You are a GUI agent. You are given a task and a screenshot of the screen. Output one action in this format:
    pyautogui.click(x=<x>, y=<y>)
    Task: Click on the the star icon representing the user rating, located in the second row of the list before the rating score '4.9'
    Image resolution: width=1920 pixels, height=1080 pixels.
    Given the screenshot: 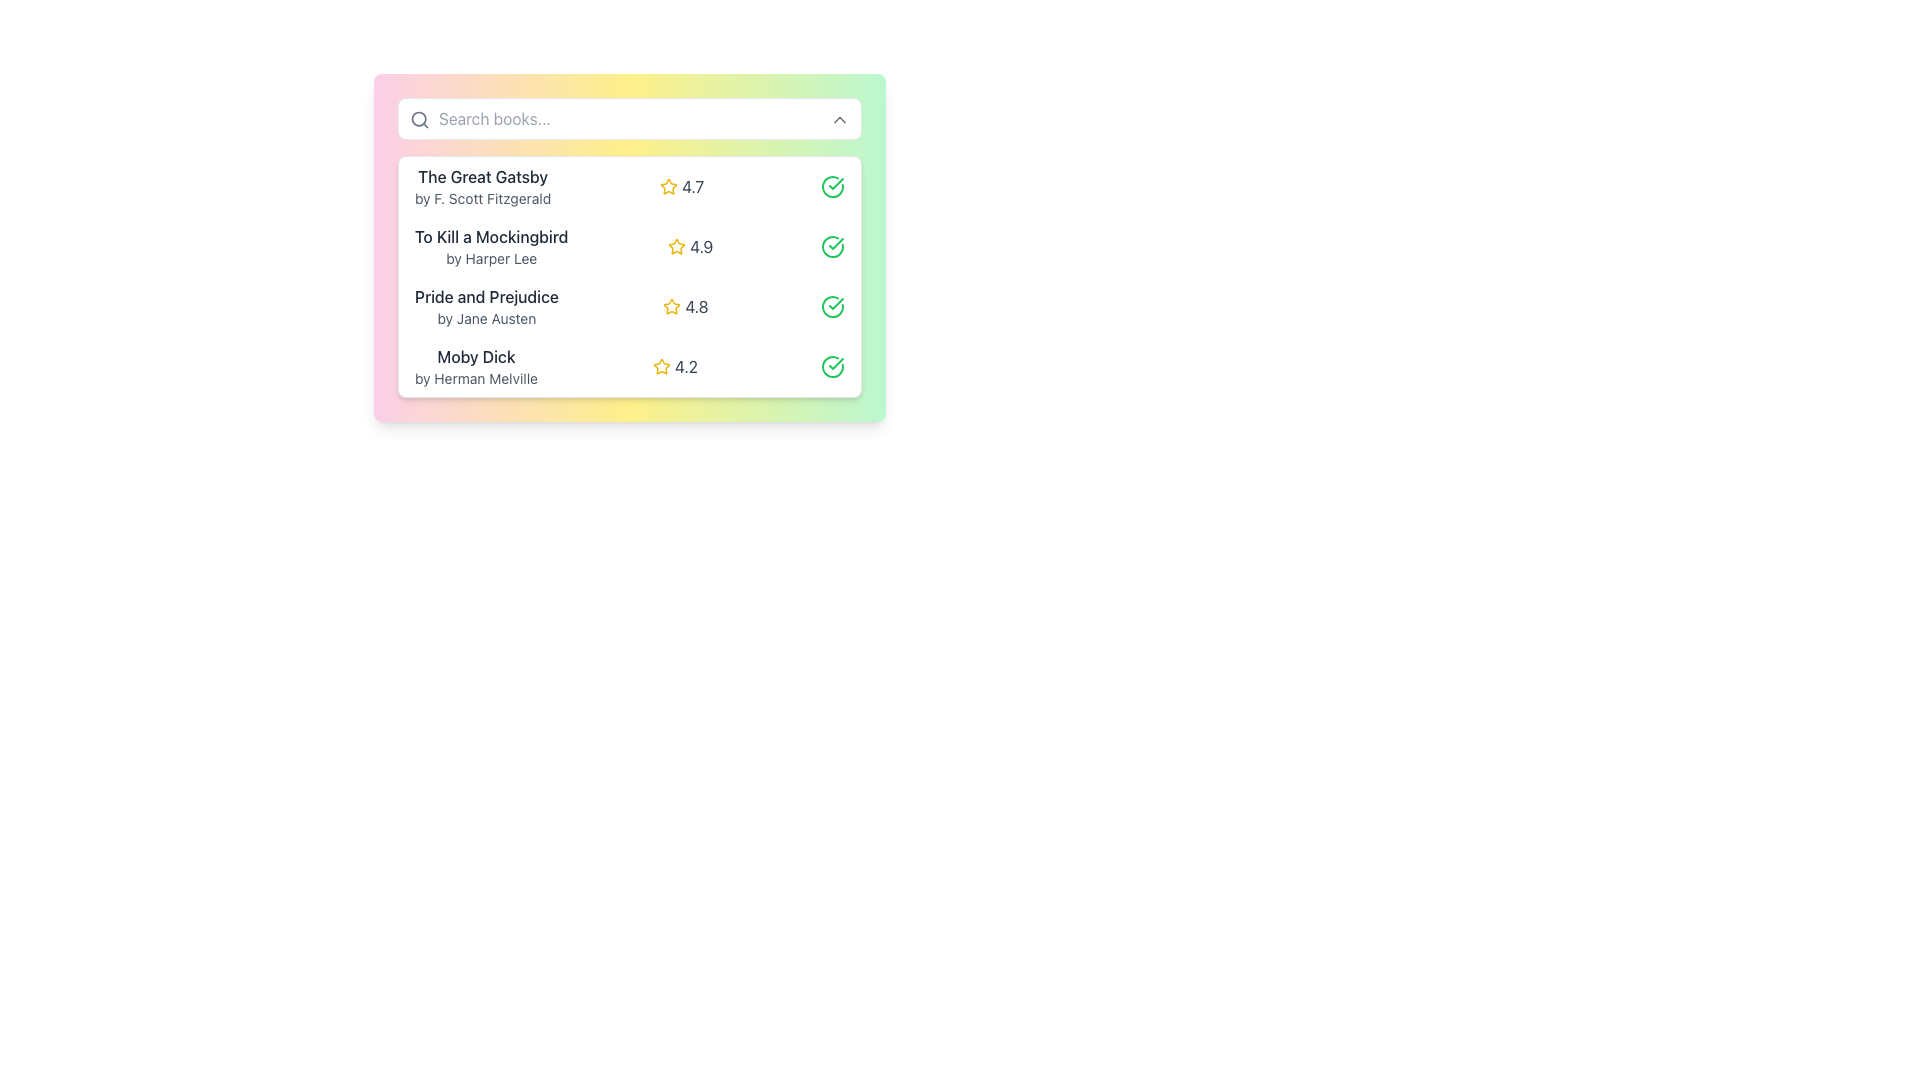 What is the action you would take?
    pyautogui.click(x=677, y=245)
    